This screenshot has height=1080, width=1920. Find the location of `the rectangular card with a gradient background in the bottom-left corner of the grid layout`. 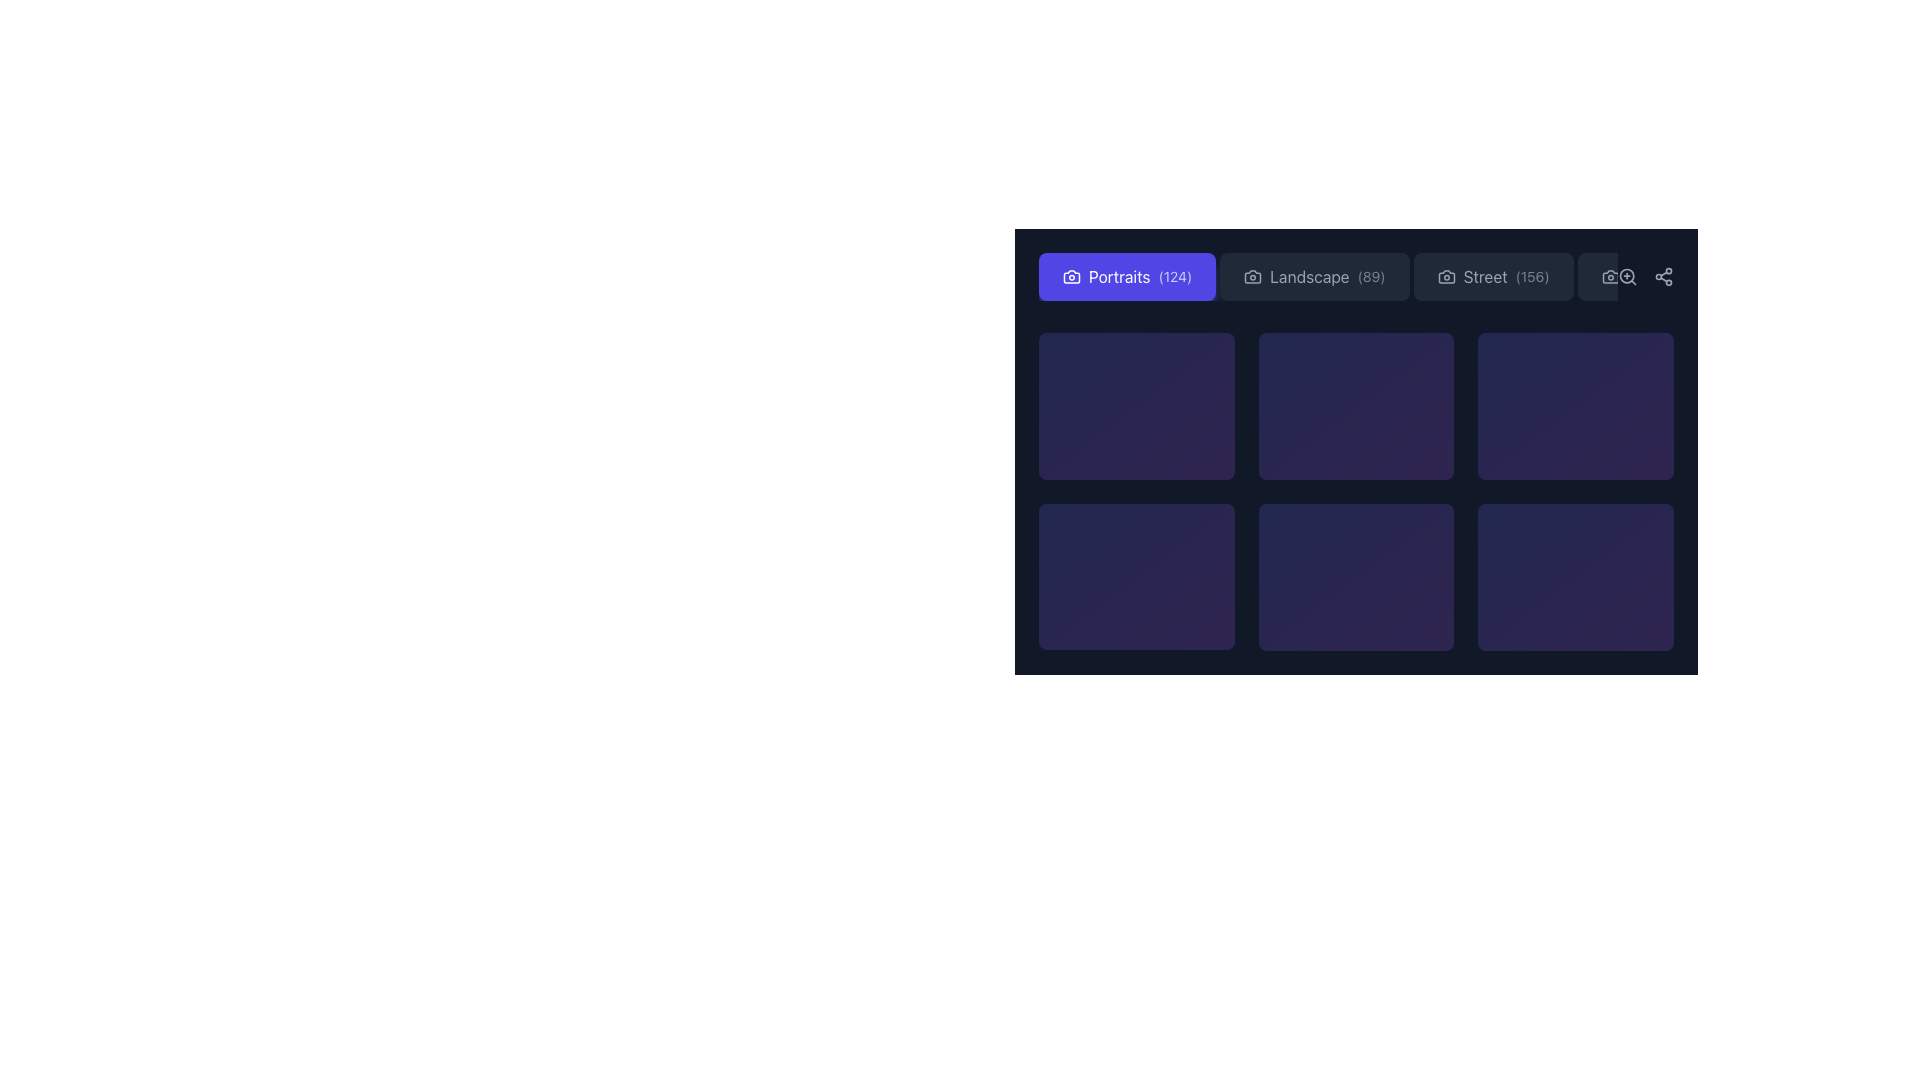

the rectangular card with a gradient background in the bottom-left corner of the grid layout is located at coordinates (1136, 577).